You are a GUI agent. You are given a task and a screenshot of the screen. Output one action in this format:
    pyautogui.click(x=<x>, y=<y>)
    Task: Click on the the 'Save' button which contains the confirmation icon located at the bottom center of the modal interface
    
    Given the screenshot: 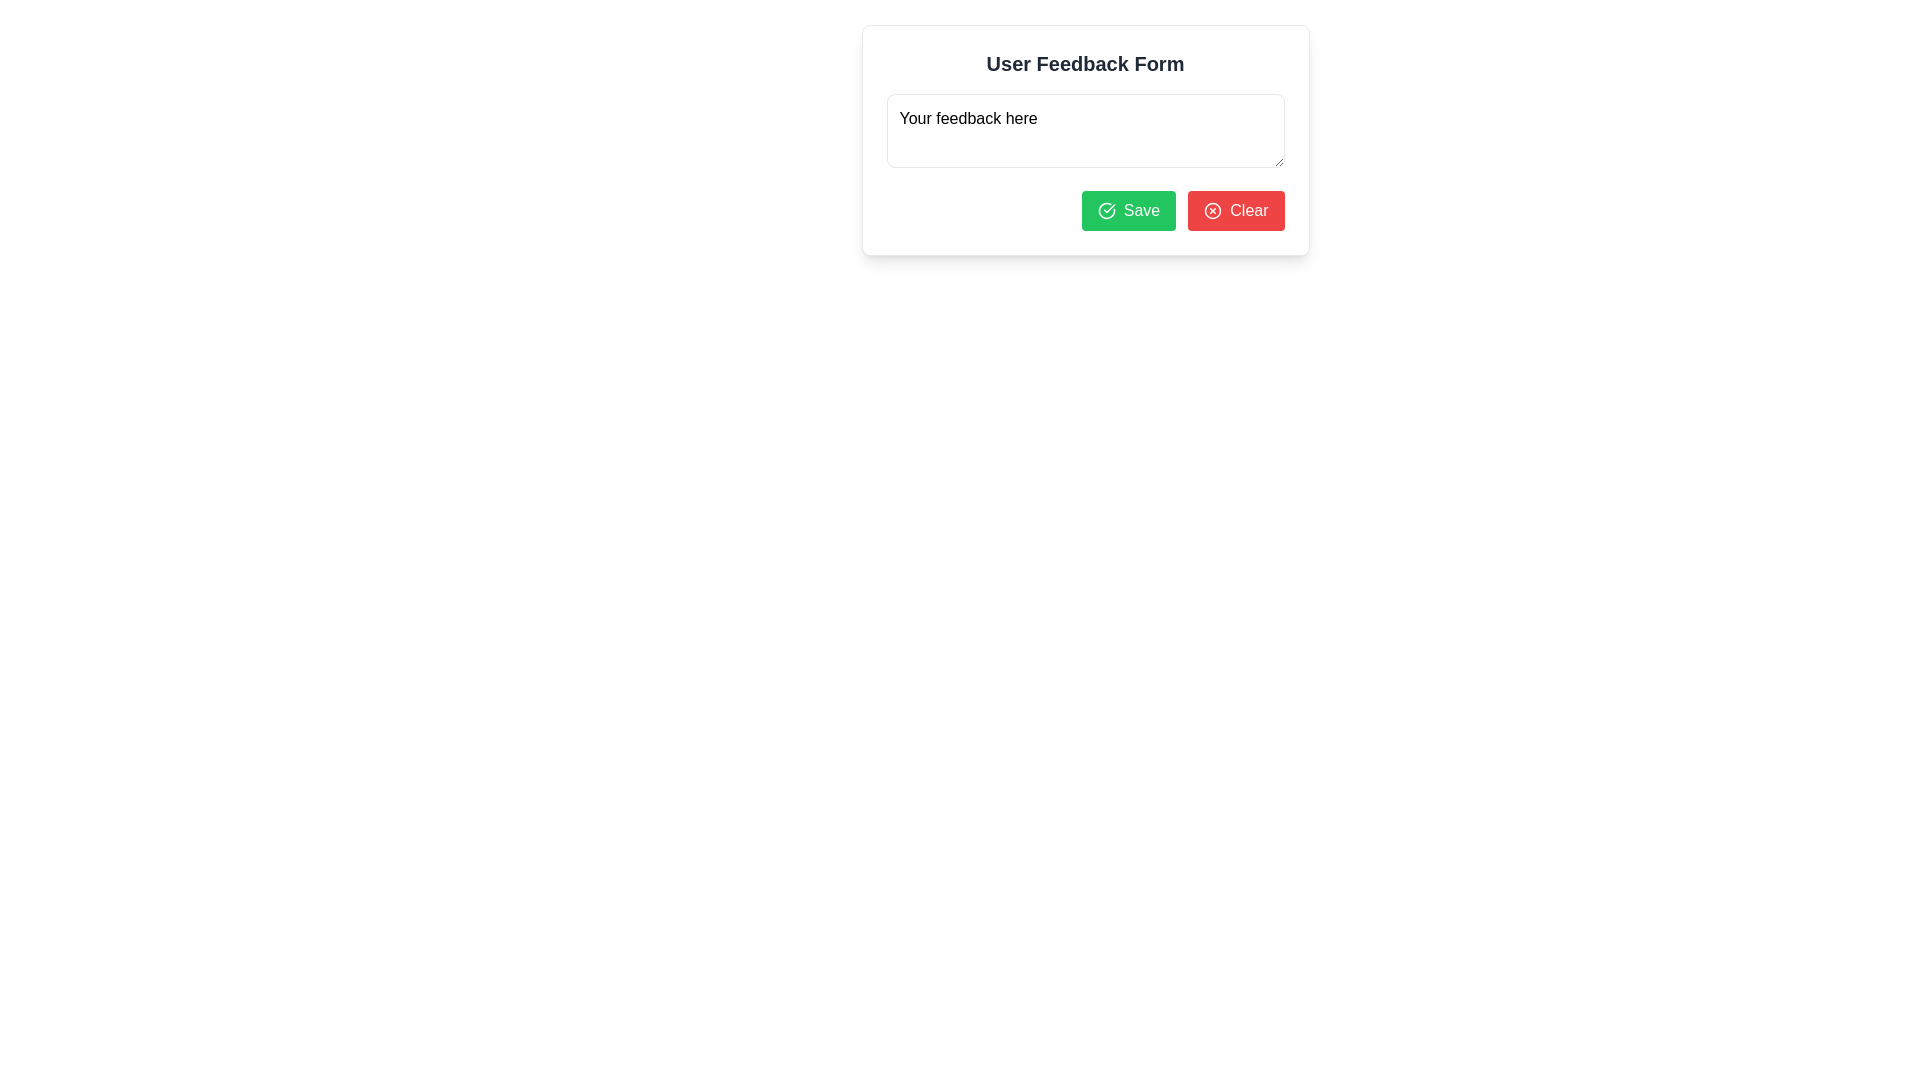 What is the action you would take?
    pyautogui.click(x=1105, y=211)
    